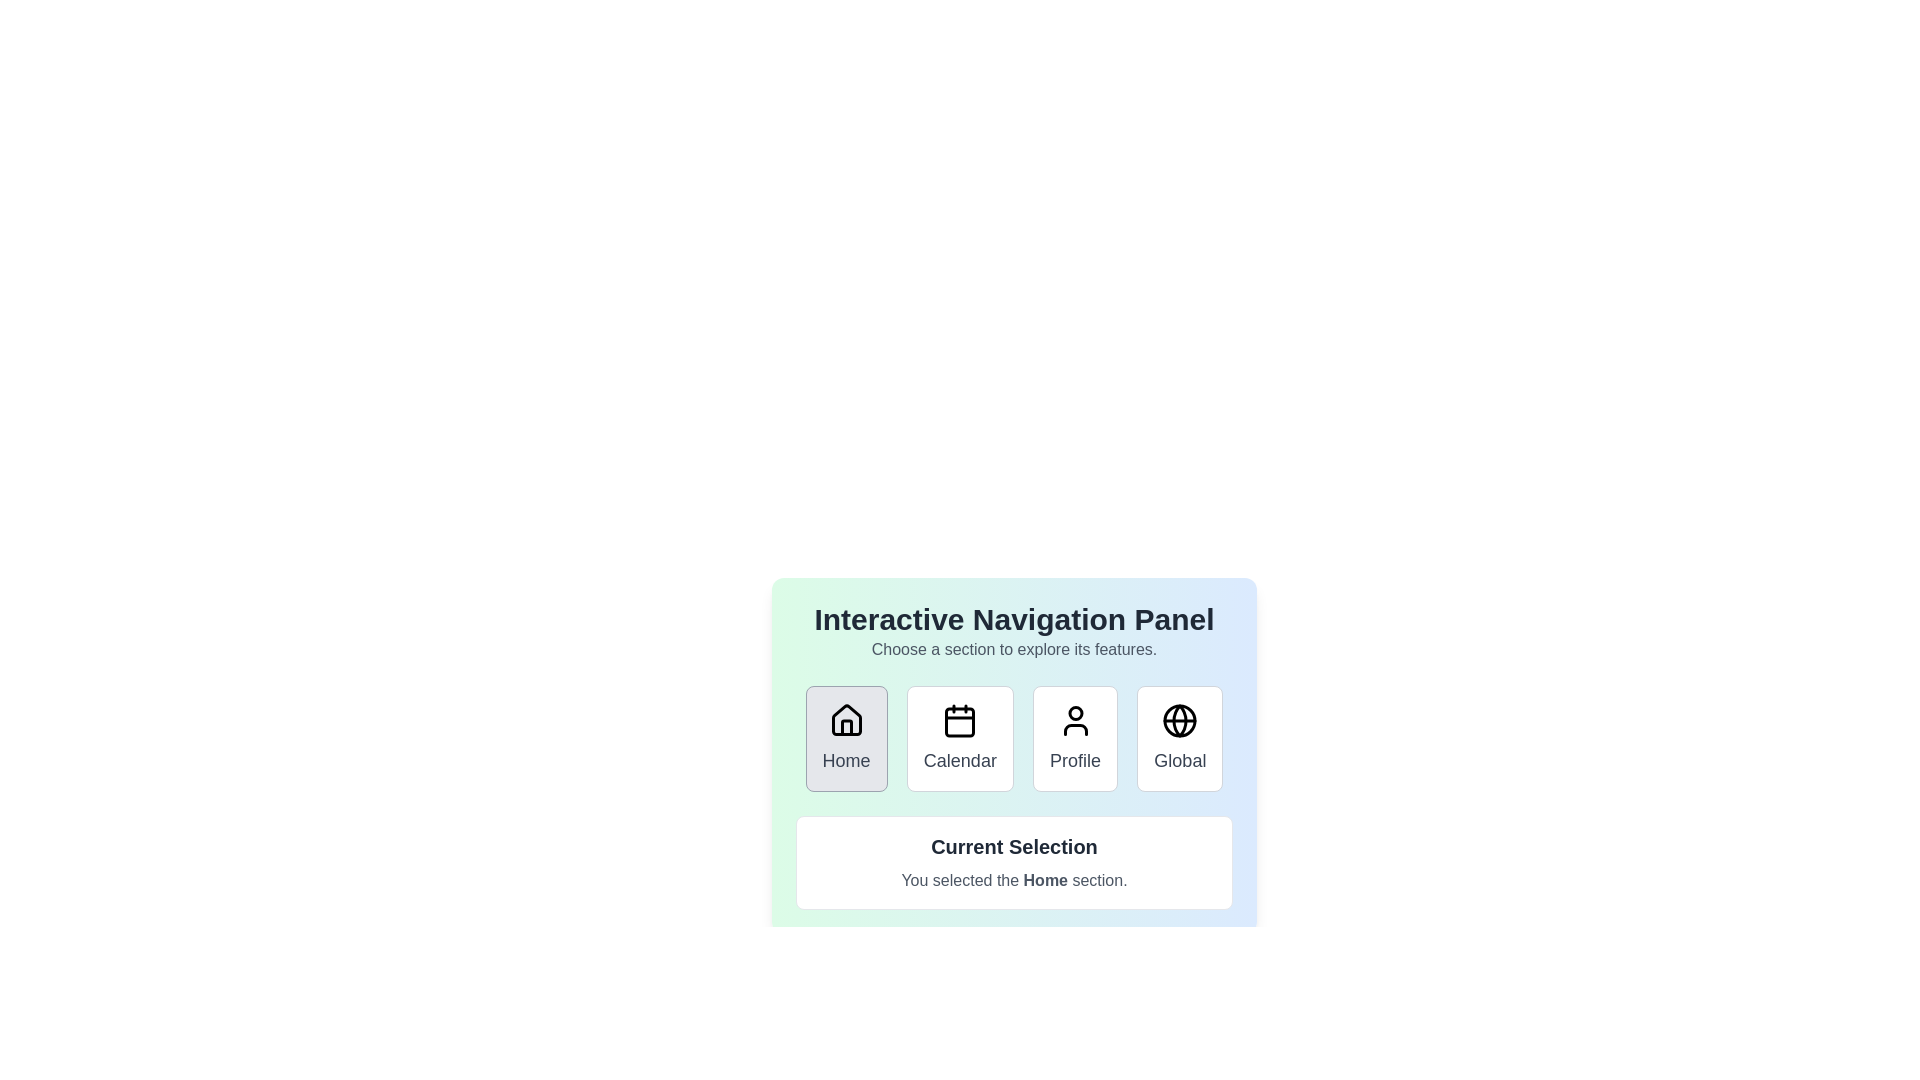  What do you see at coordinates (960, 760) in the screenshot?
I see `the descriptive text label for the calendar feature, which is located below the calendar icon in the second card of the navigation panel` at bounding box center [960, 760].